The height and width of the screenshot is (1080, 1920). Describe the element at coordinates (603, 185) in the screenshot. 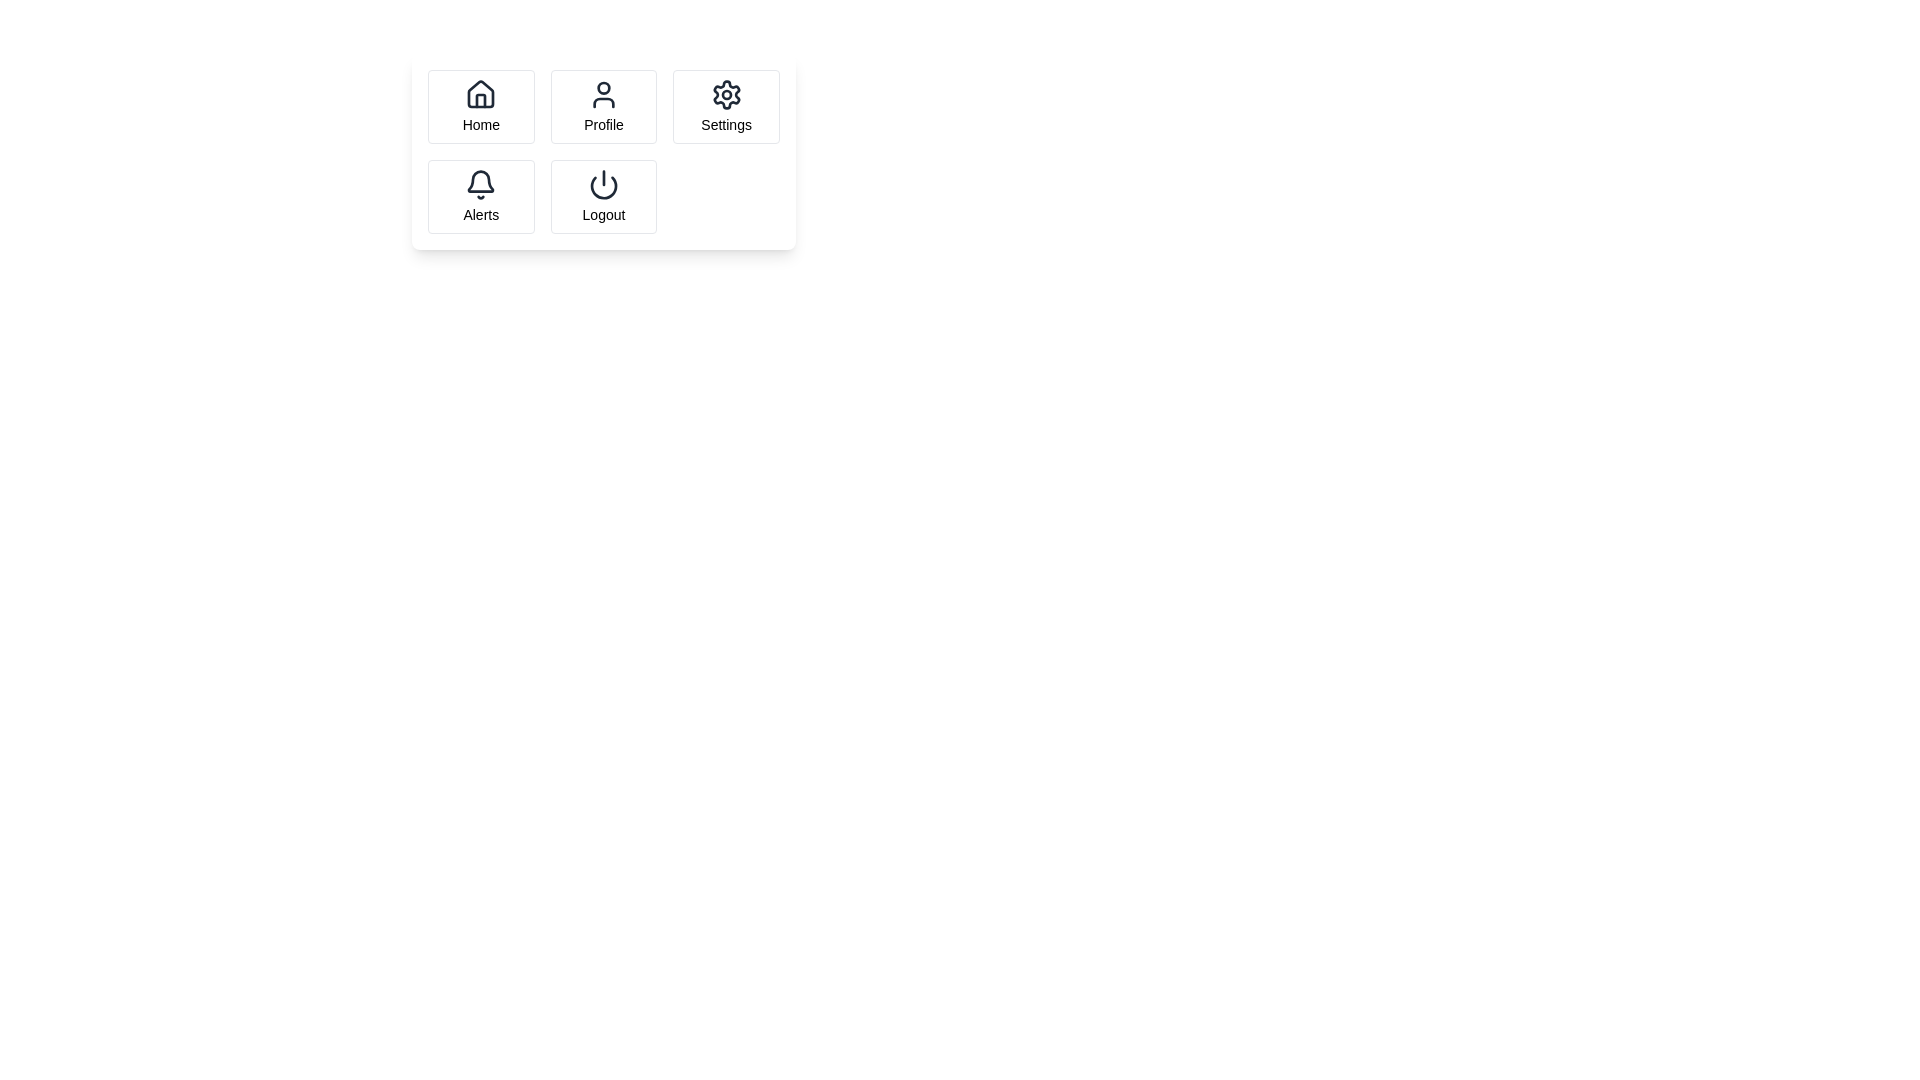

I see `the power icon, which is dark gray and circular, located above the 'Logout' text label` at that location.